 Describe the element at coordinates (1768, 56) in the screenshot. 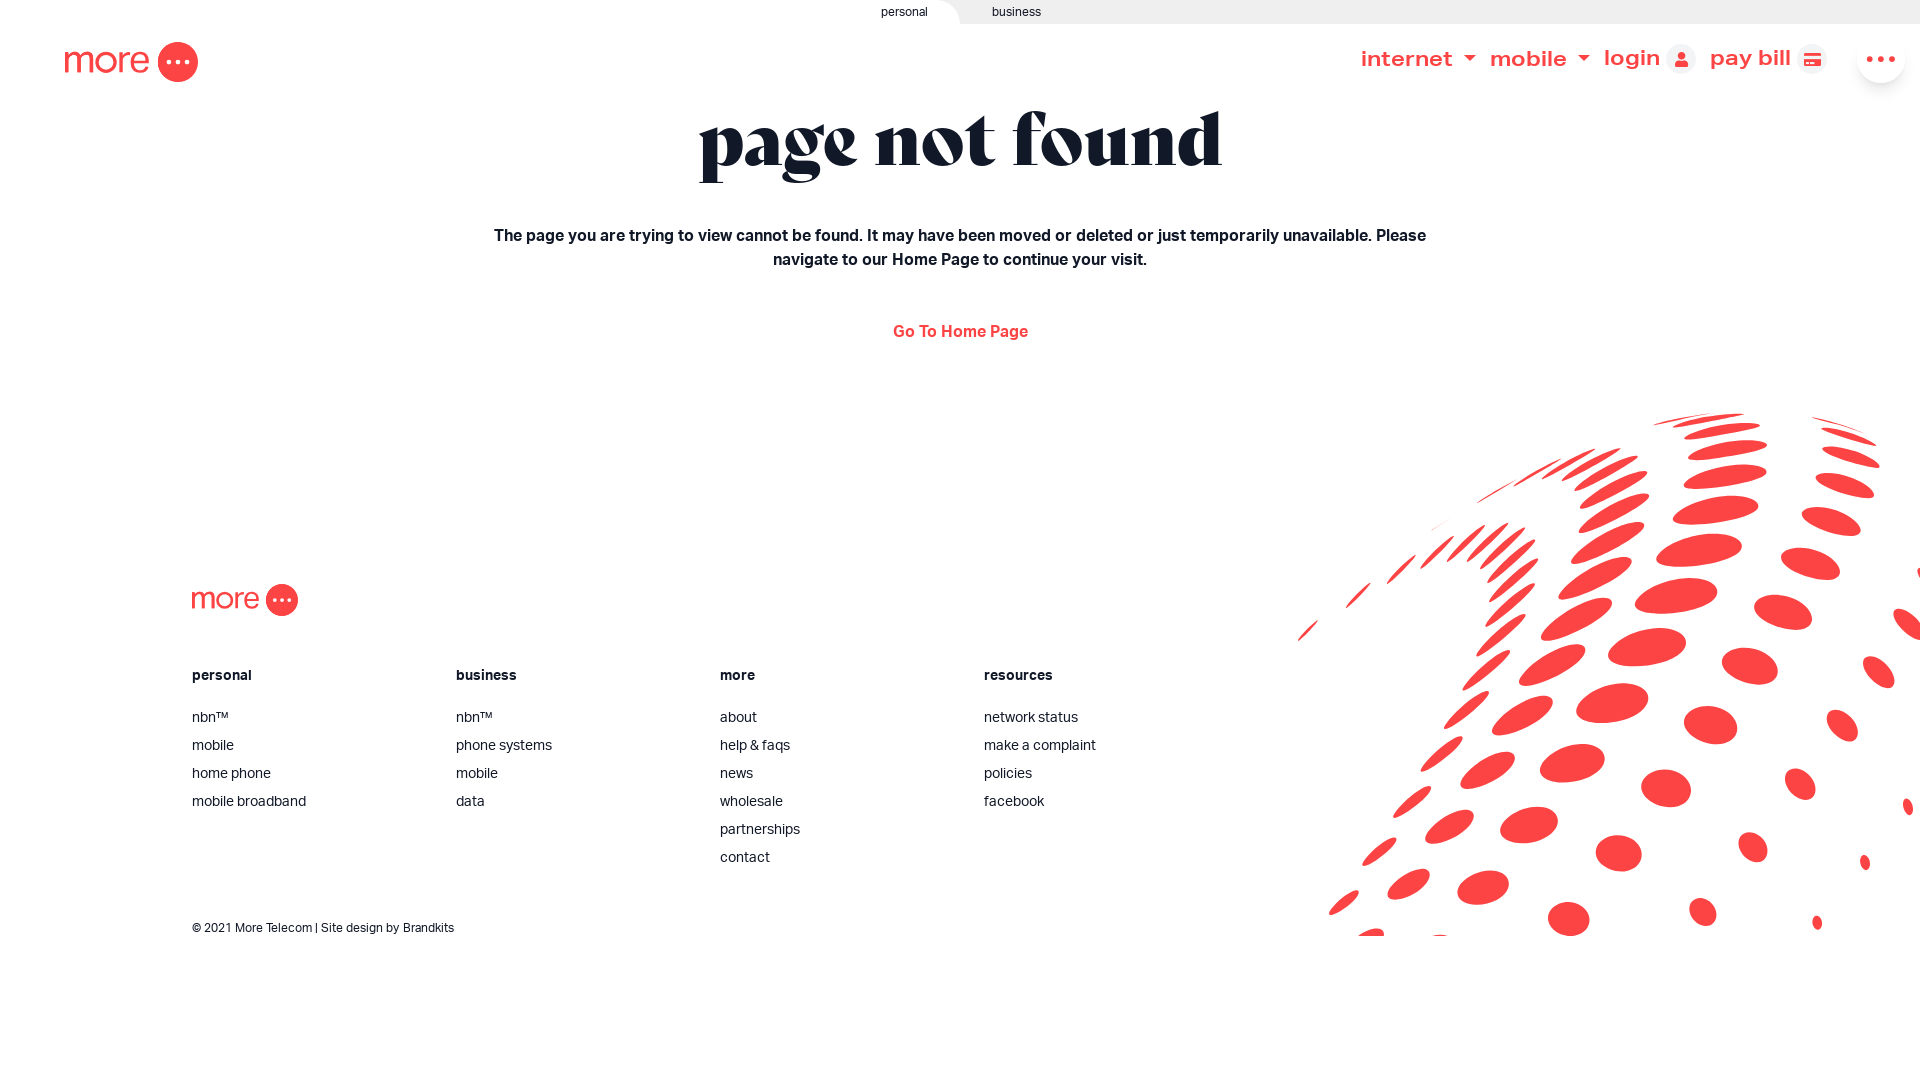

I see `'pay bill'` at that location.